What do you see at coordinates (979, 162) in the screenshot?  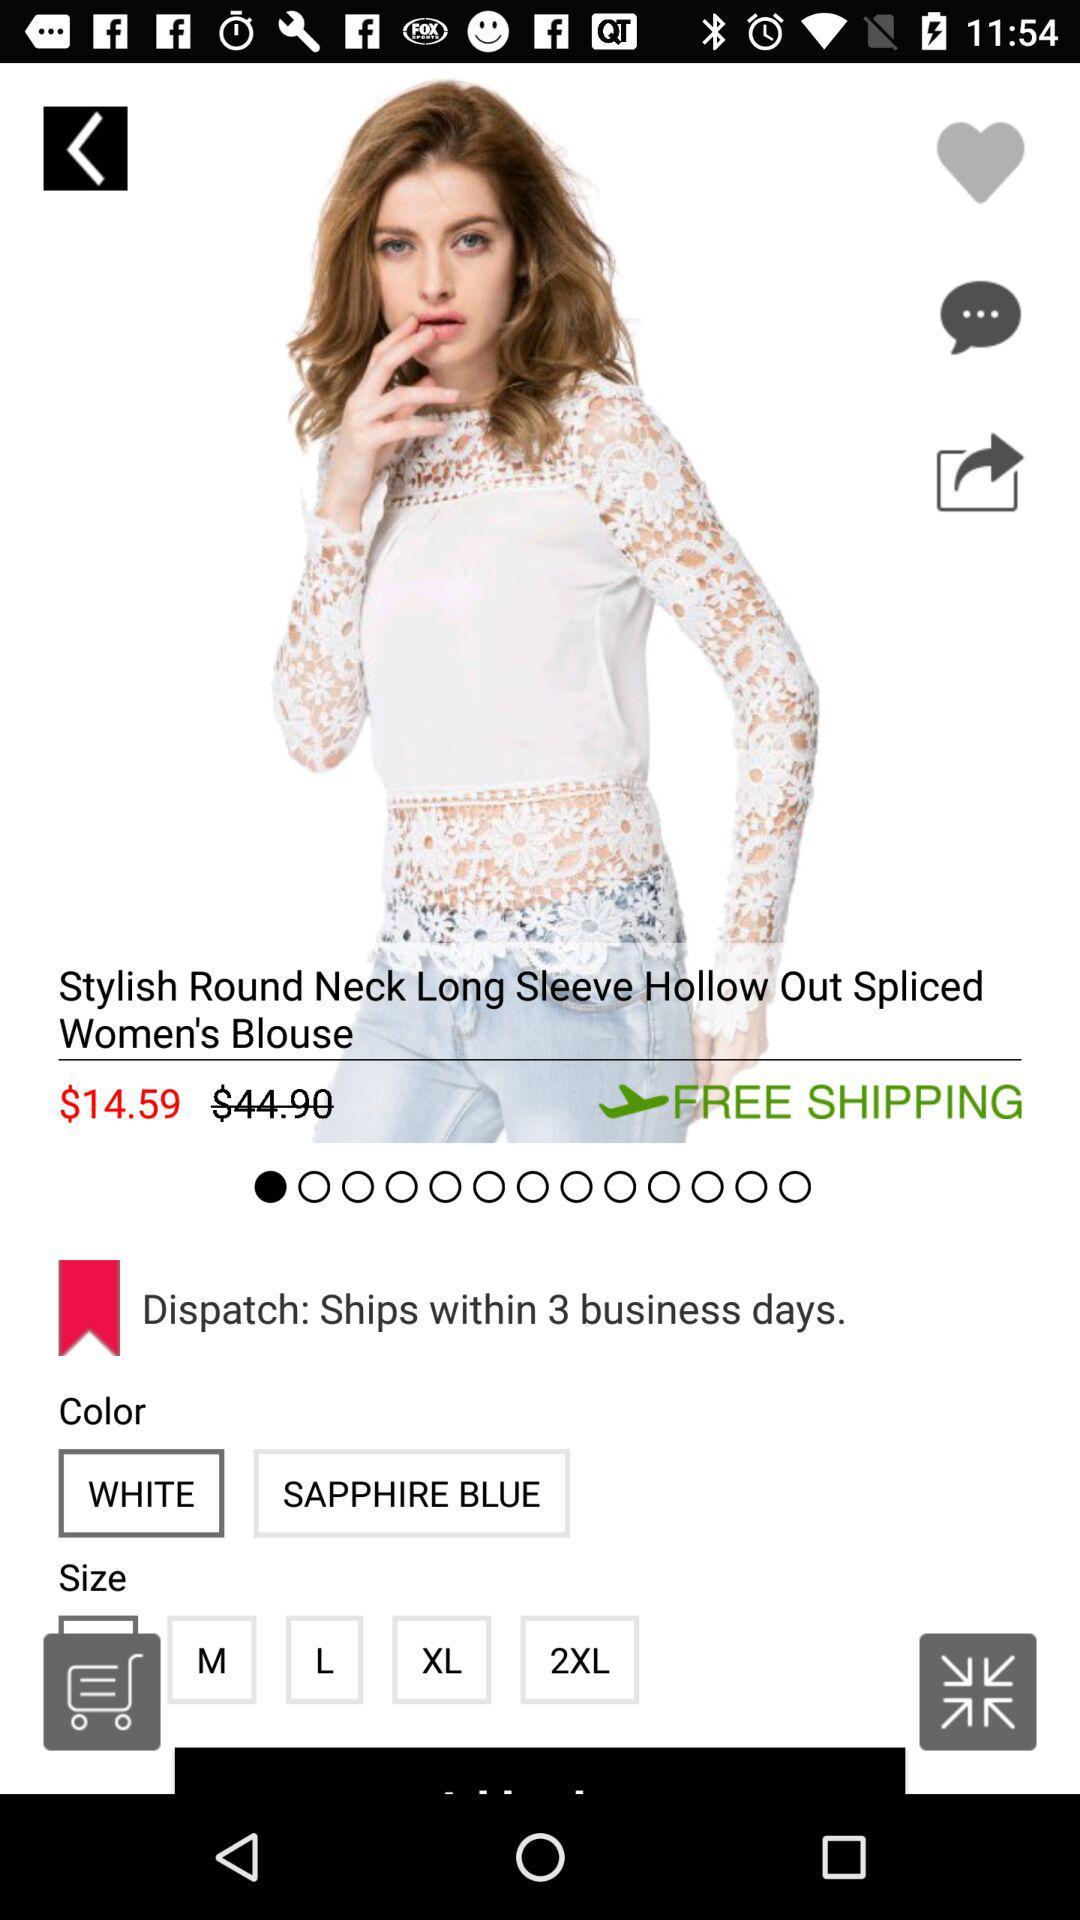 I see `the favorite icon` at bounding box center [979, 162].